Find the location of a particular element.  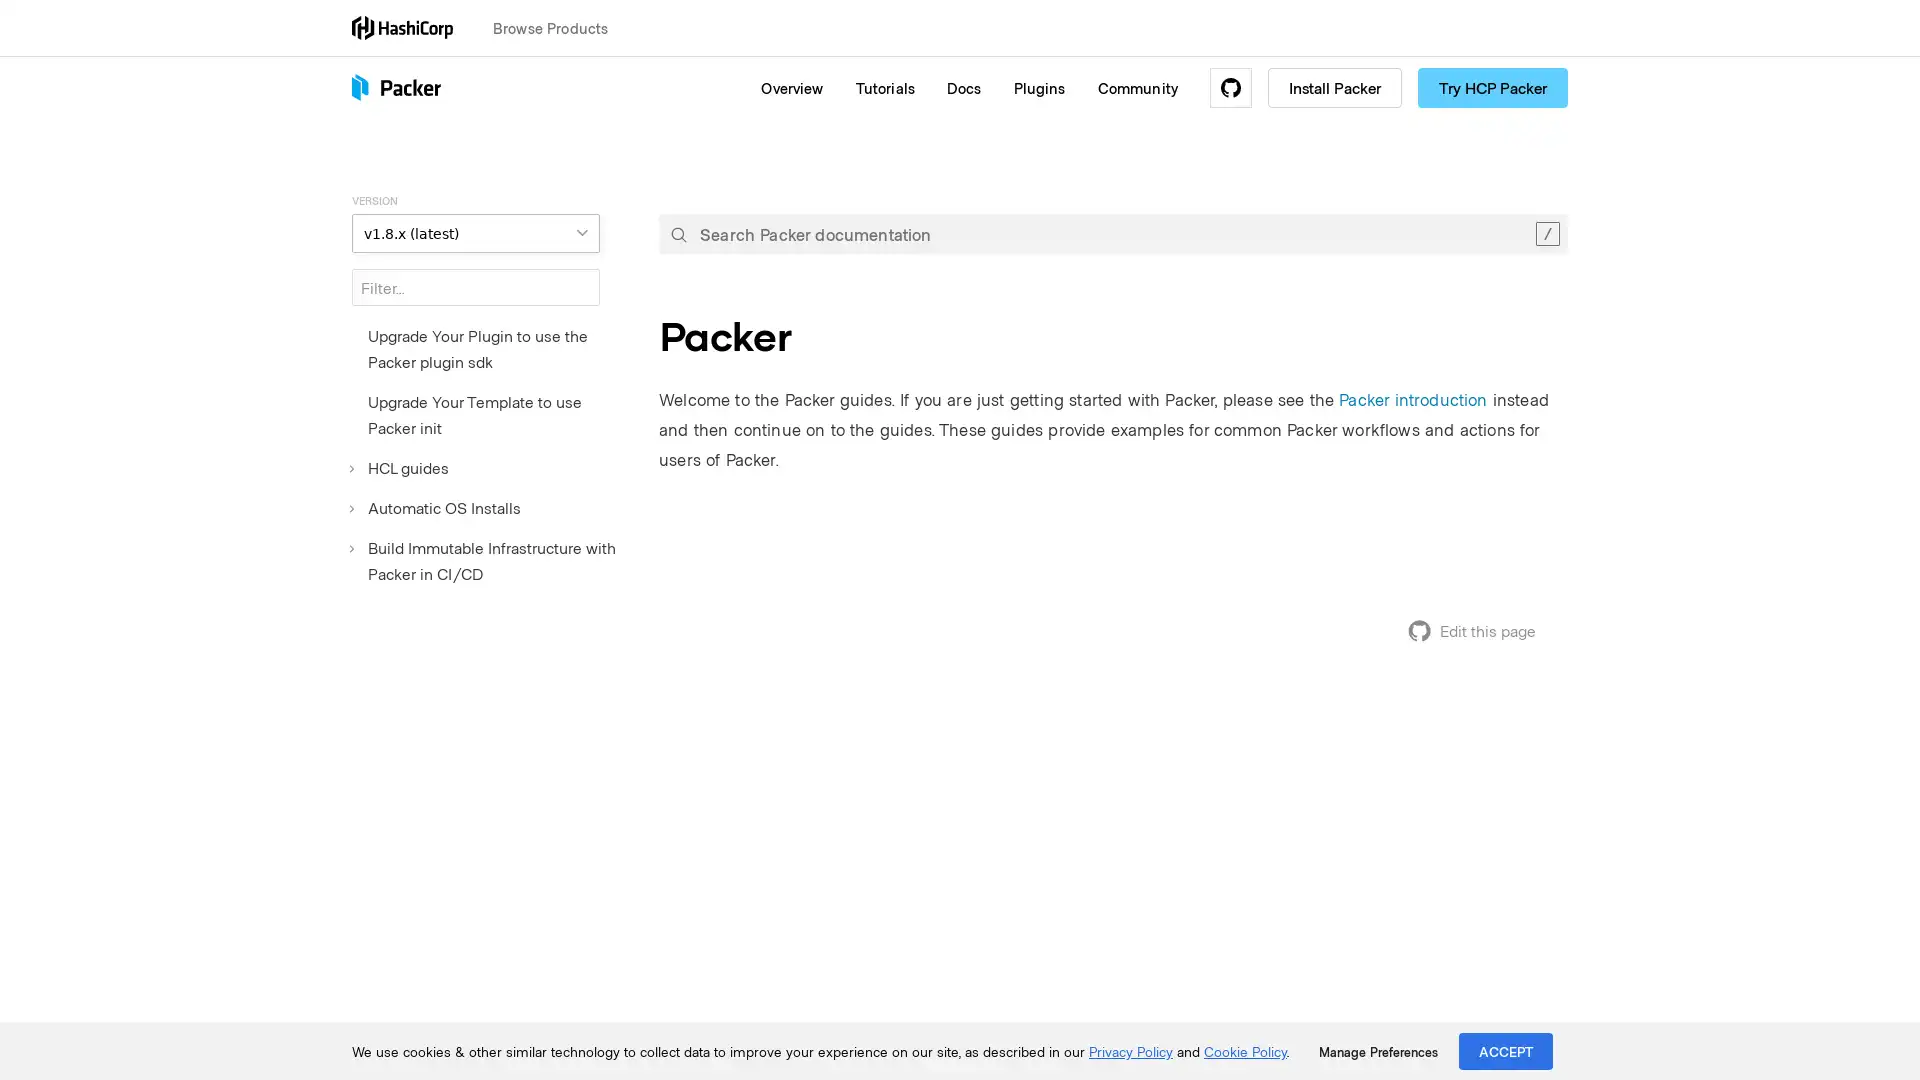

HCL guides is located at coordinates (400, 467).